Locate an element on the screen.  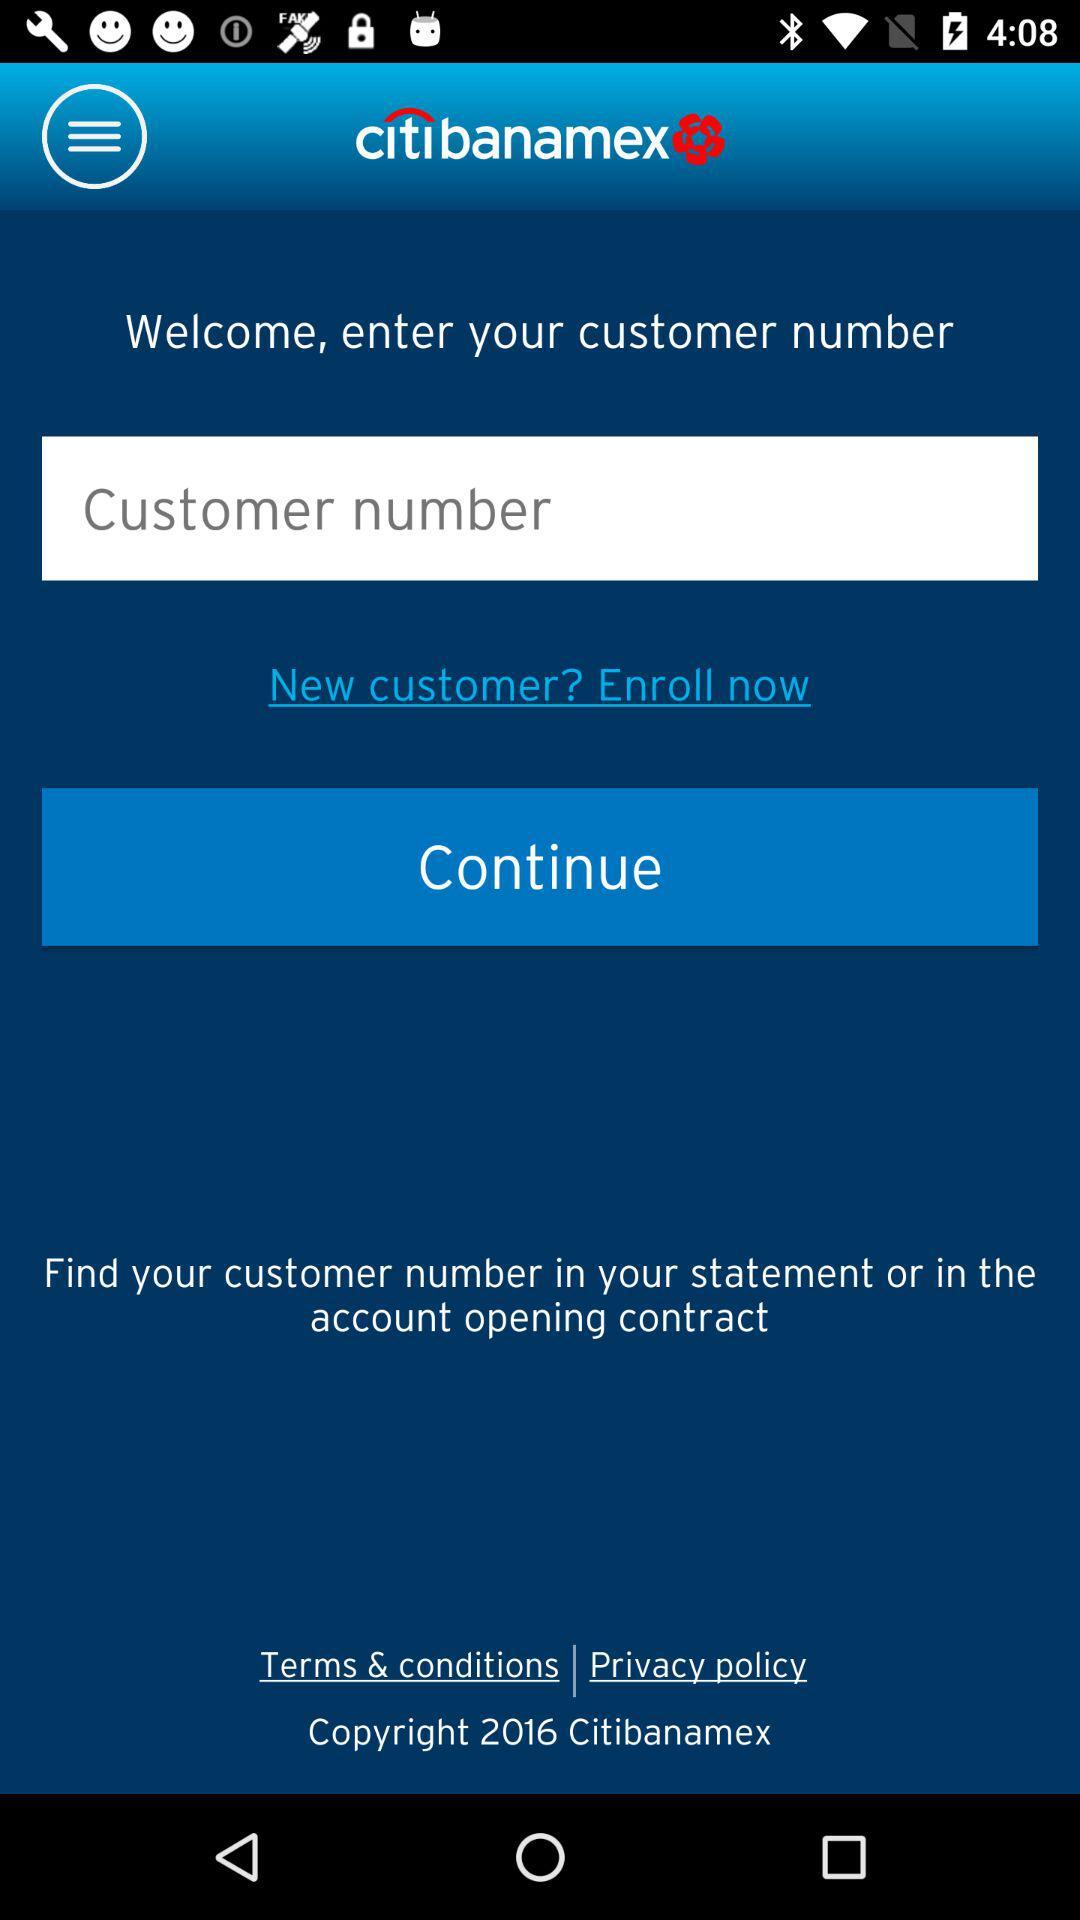
the icon above the new customer enroll item is located at coordinates (540, 508).